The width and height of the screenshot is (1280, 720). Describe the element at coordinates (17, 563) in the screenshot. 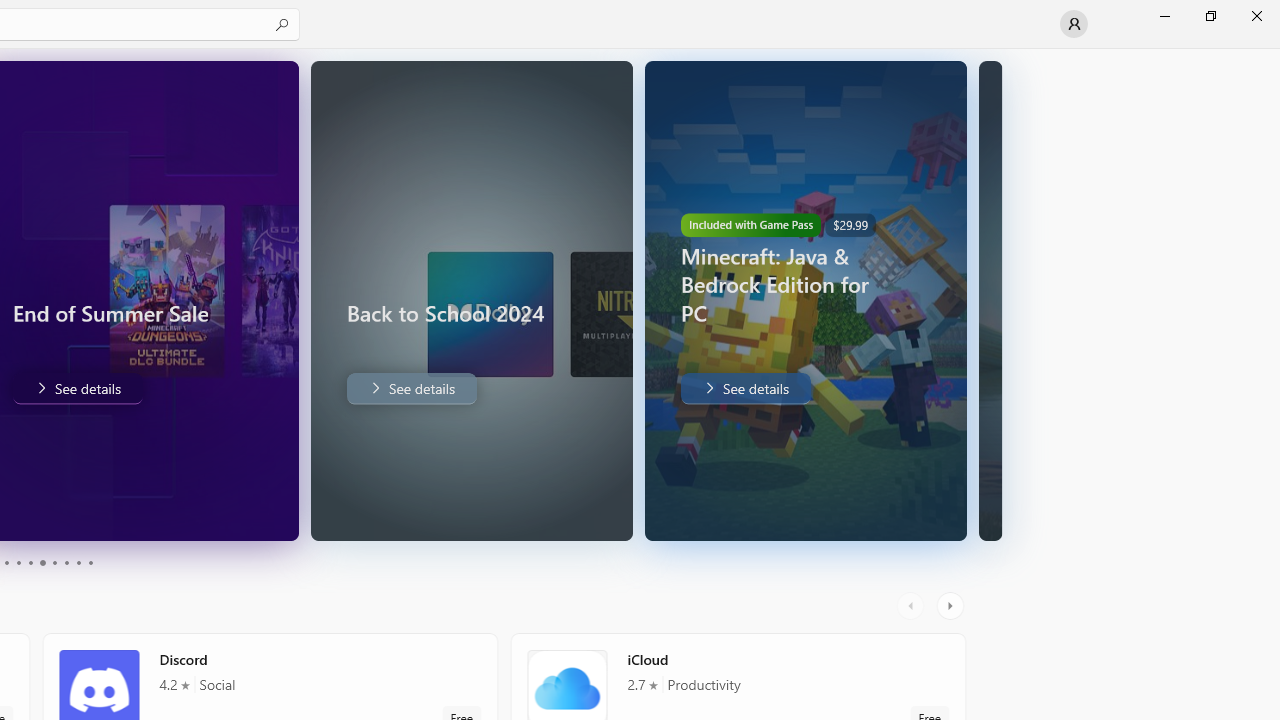

I see `'Page 4'` at that location.